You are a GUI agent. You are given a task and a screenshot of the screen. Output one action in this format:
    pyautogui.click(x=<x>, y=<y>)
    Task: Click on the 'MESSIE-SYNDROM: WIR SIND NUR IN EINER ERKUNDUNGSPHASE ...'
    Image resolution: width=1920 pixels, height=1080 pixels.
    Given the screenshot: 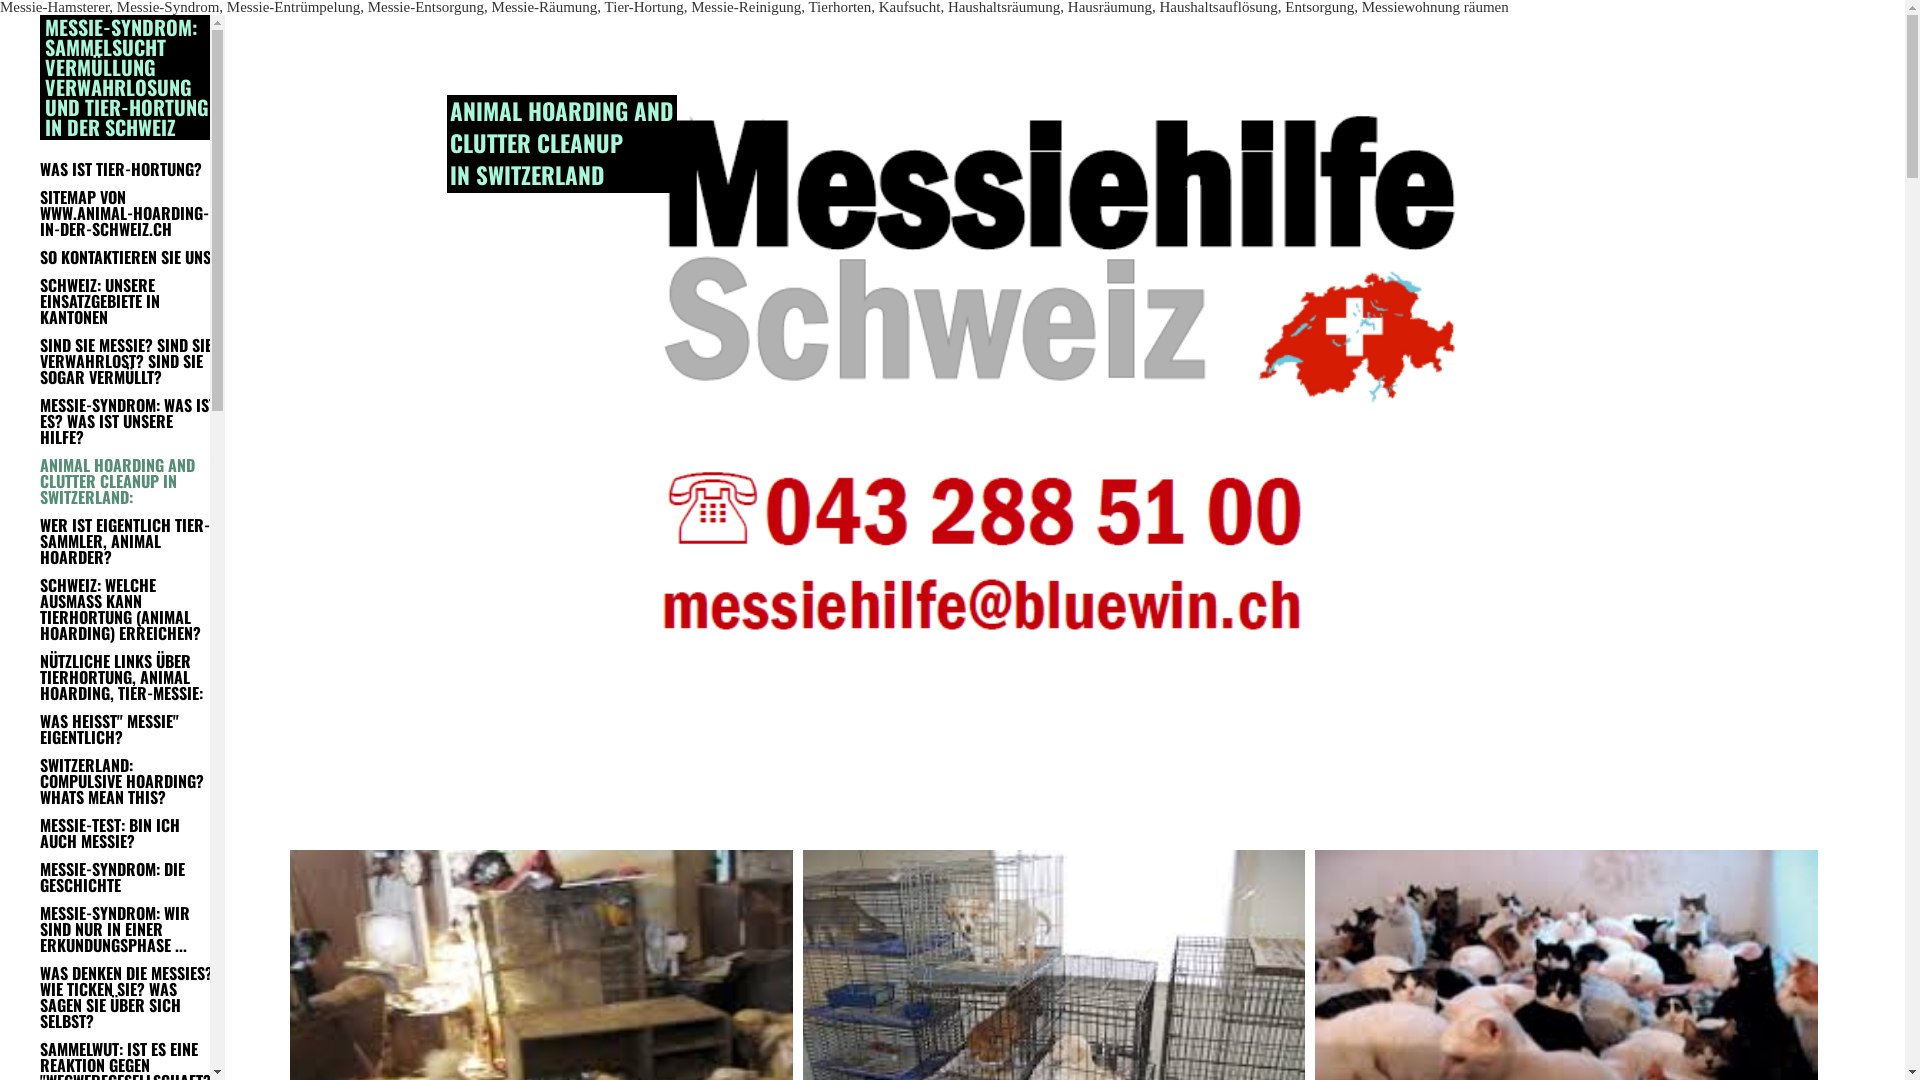 What is the action you would take?
    pyautogui.click(x=127, y=929)
    